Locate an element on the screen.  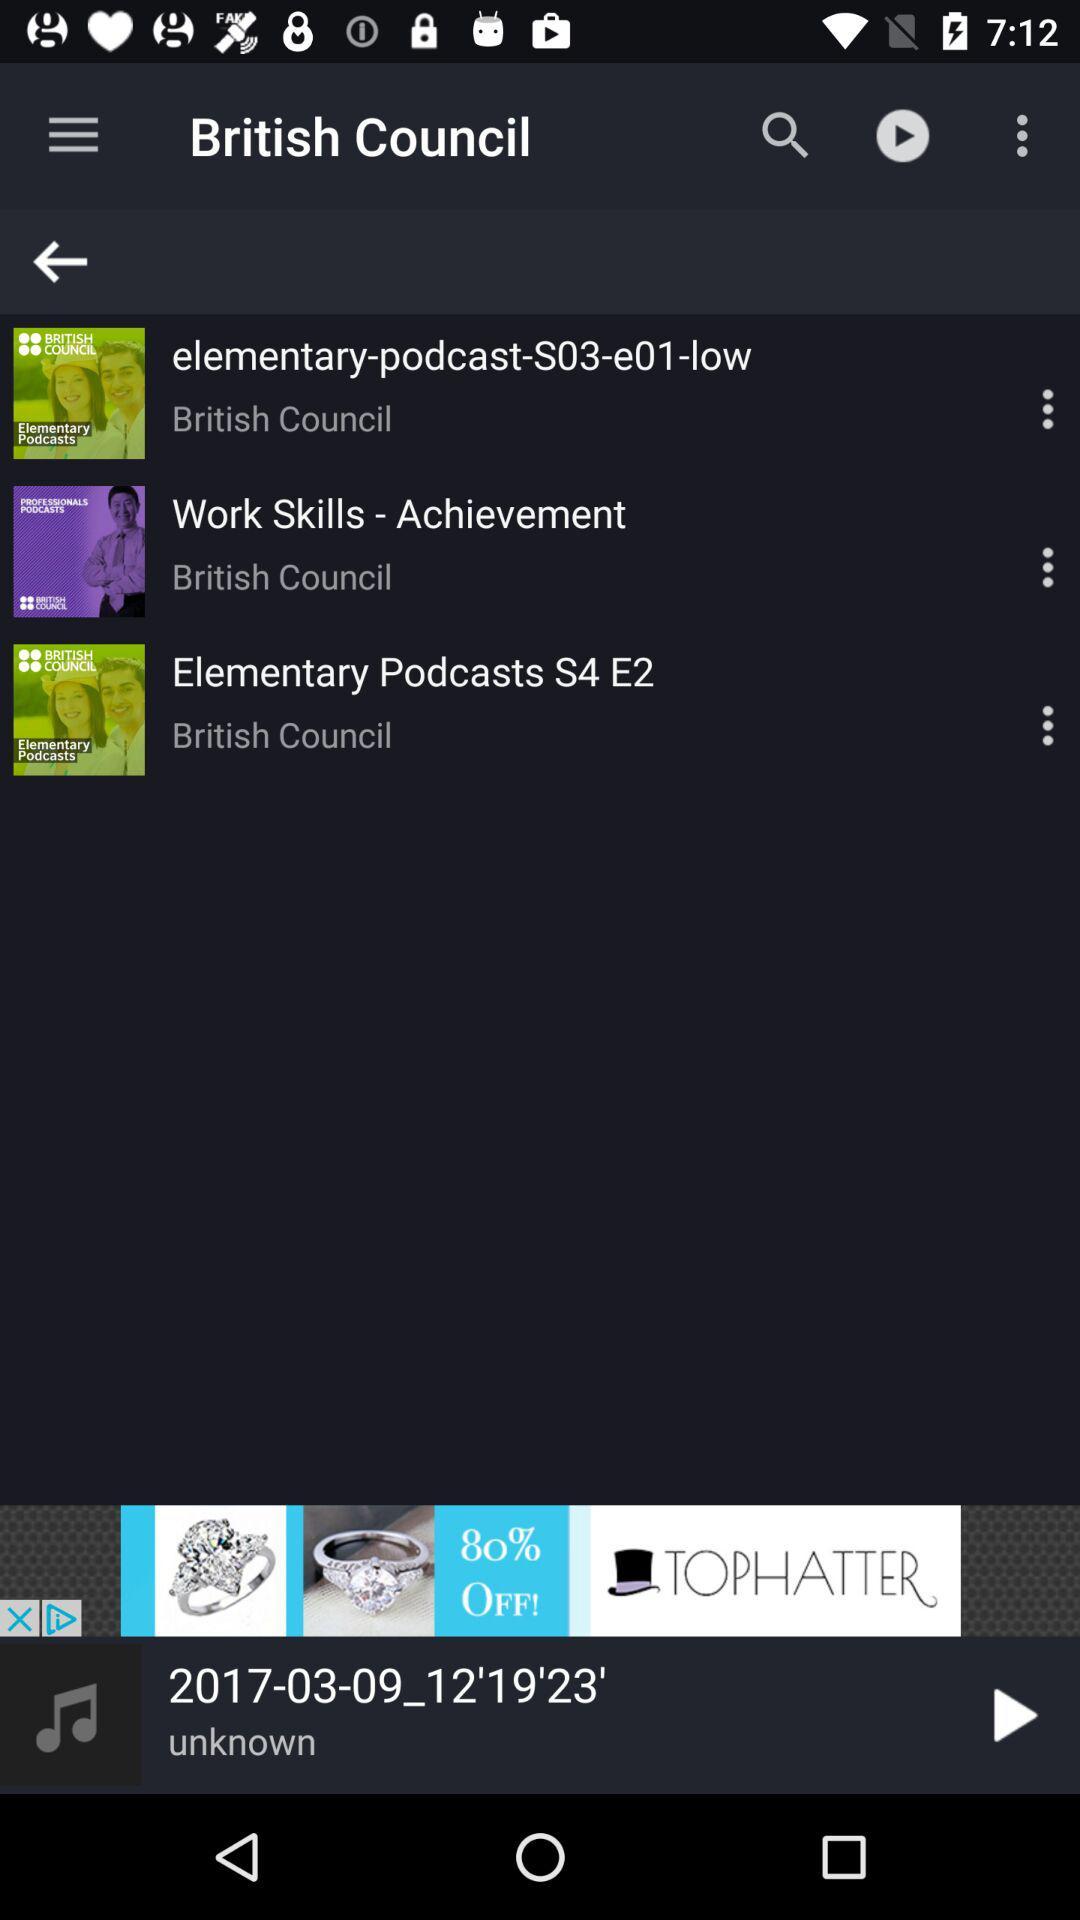
the song is located at coordinates (1011, 1714).